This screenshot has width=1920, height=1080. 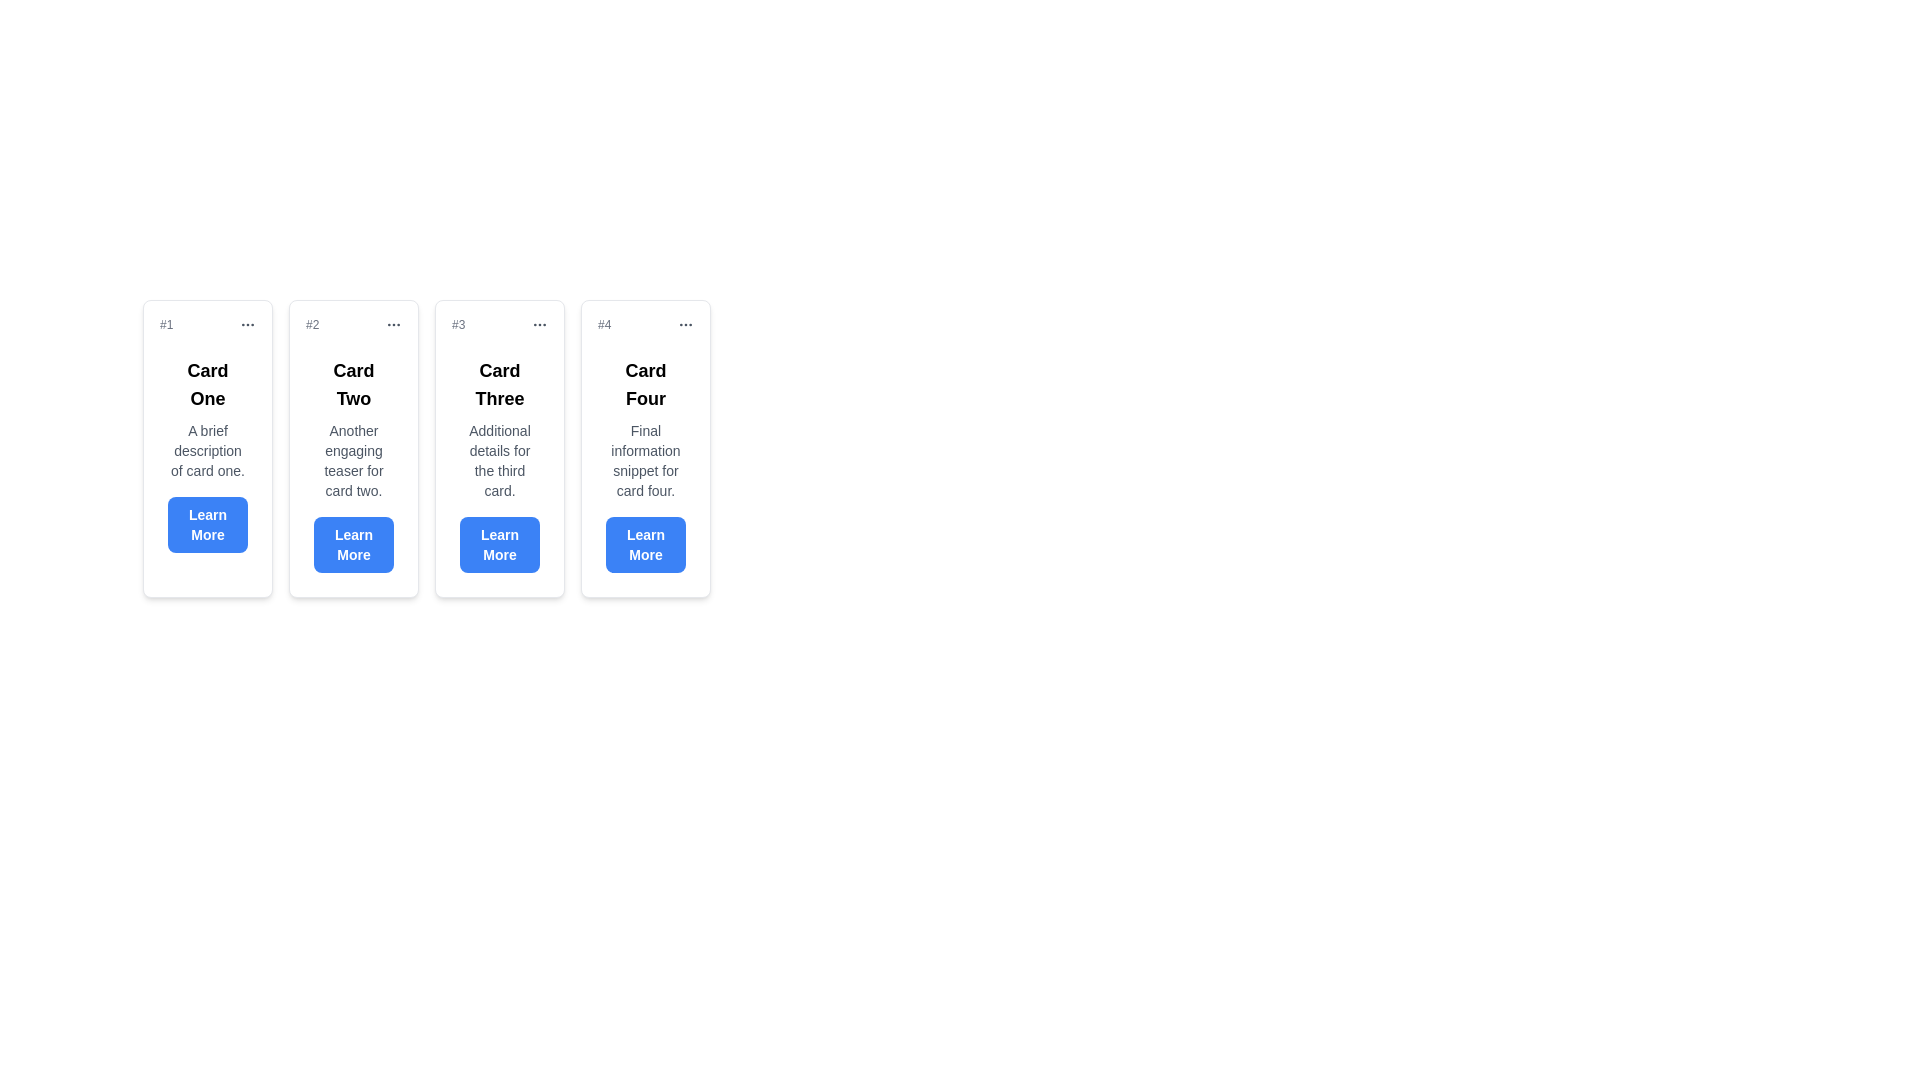 What do you see at coordinates (207, 523) in the screenshot?
I see `the 'Learn More' button, which is a rectangular button with rounded corners, blue background, and white bold text, located at the bottom of 'Card One'` at bounding box center [207, 523].